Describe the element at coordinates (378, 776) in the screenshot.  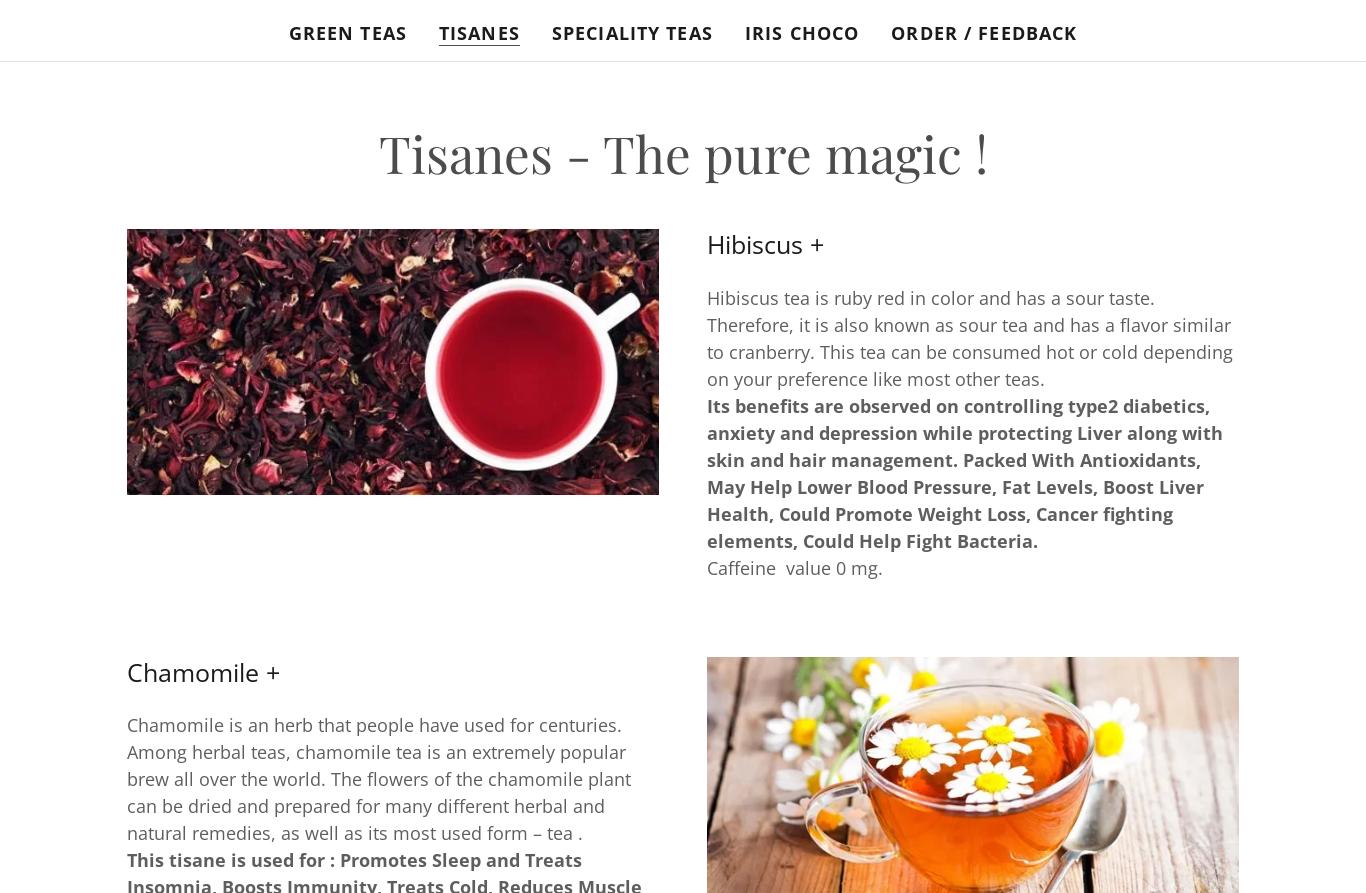
I see `'Chamomile is an herb that people have used for centuries. Among herbal teas, chamomile tea is an extremely popular brew all over the world. The flowers of the chamomile plant can be dried and prepared for many different herbal and natural remedies, as well as its most used form – tea .'` at that location.